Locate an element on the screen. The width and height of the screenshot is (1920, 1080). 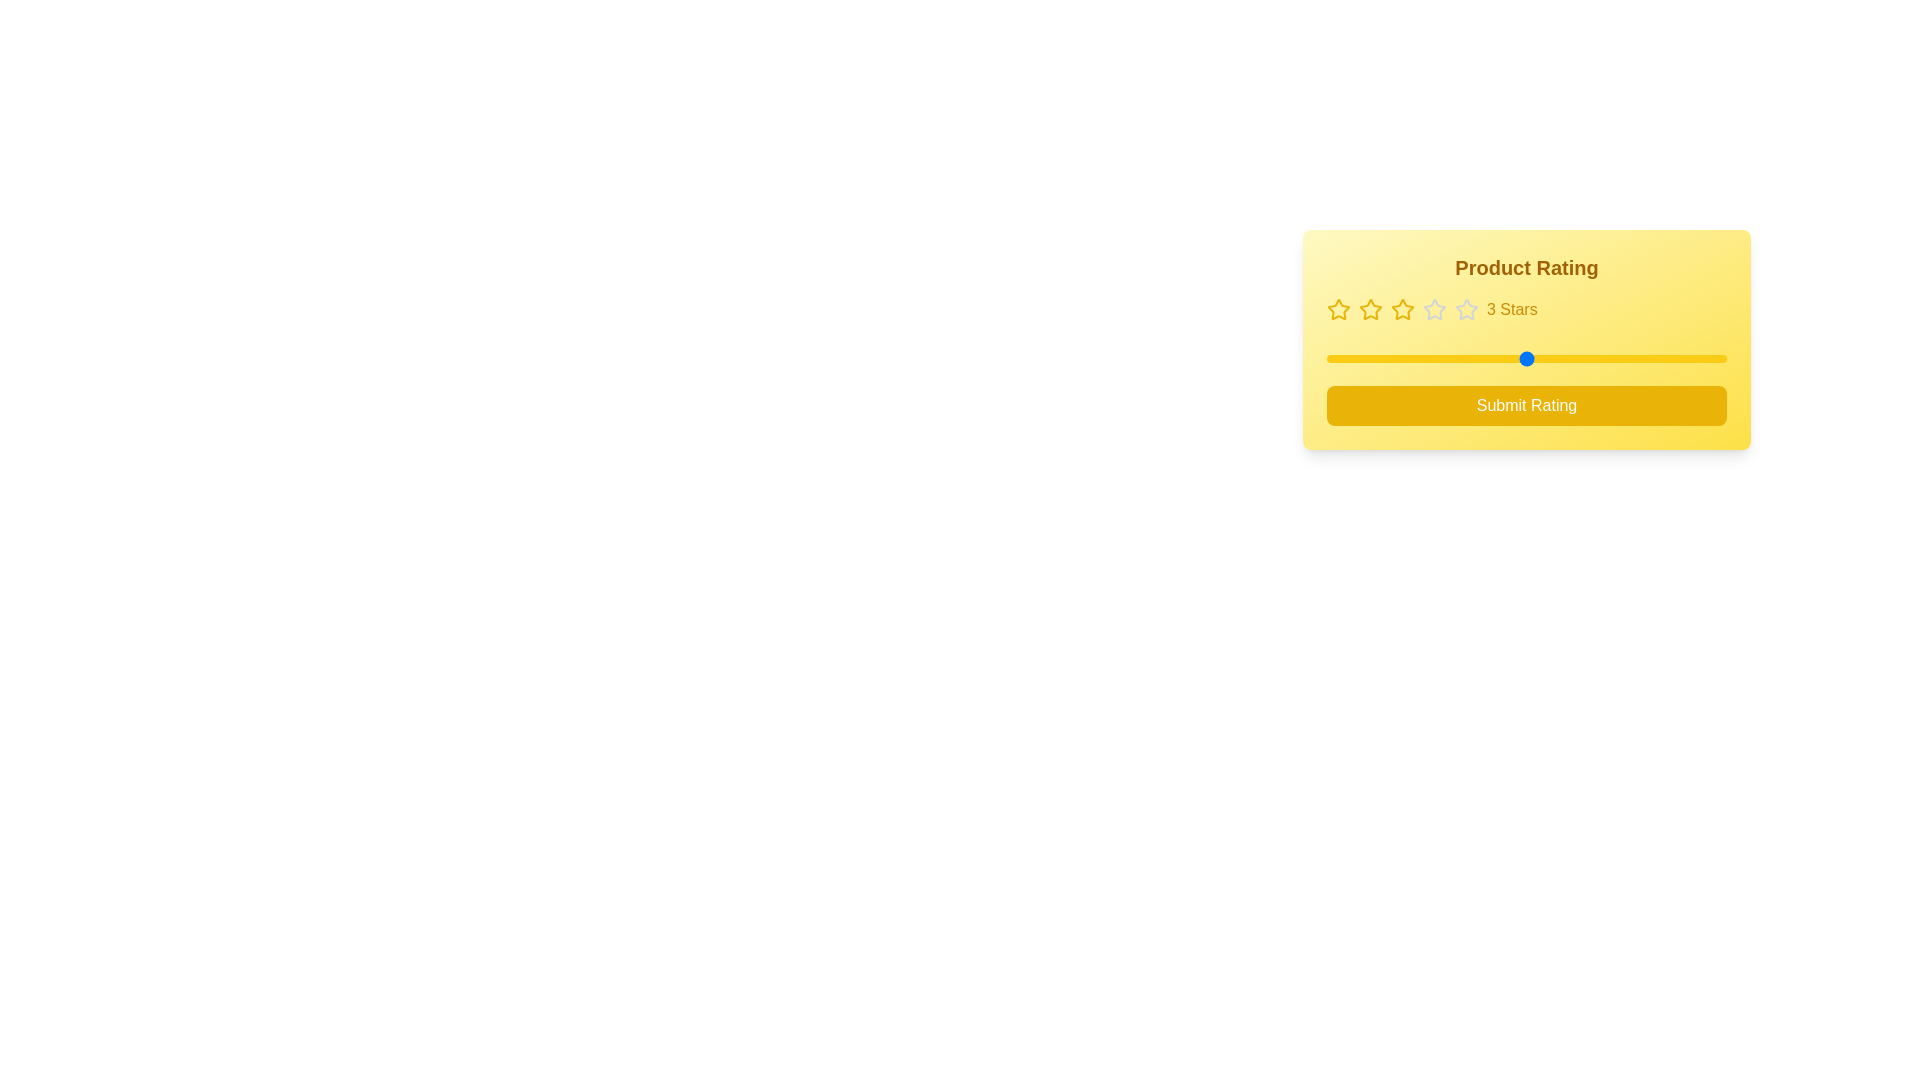
the slider is located at coordinates (1326, 357).